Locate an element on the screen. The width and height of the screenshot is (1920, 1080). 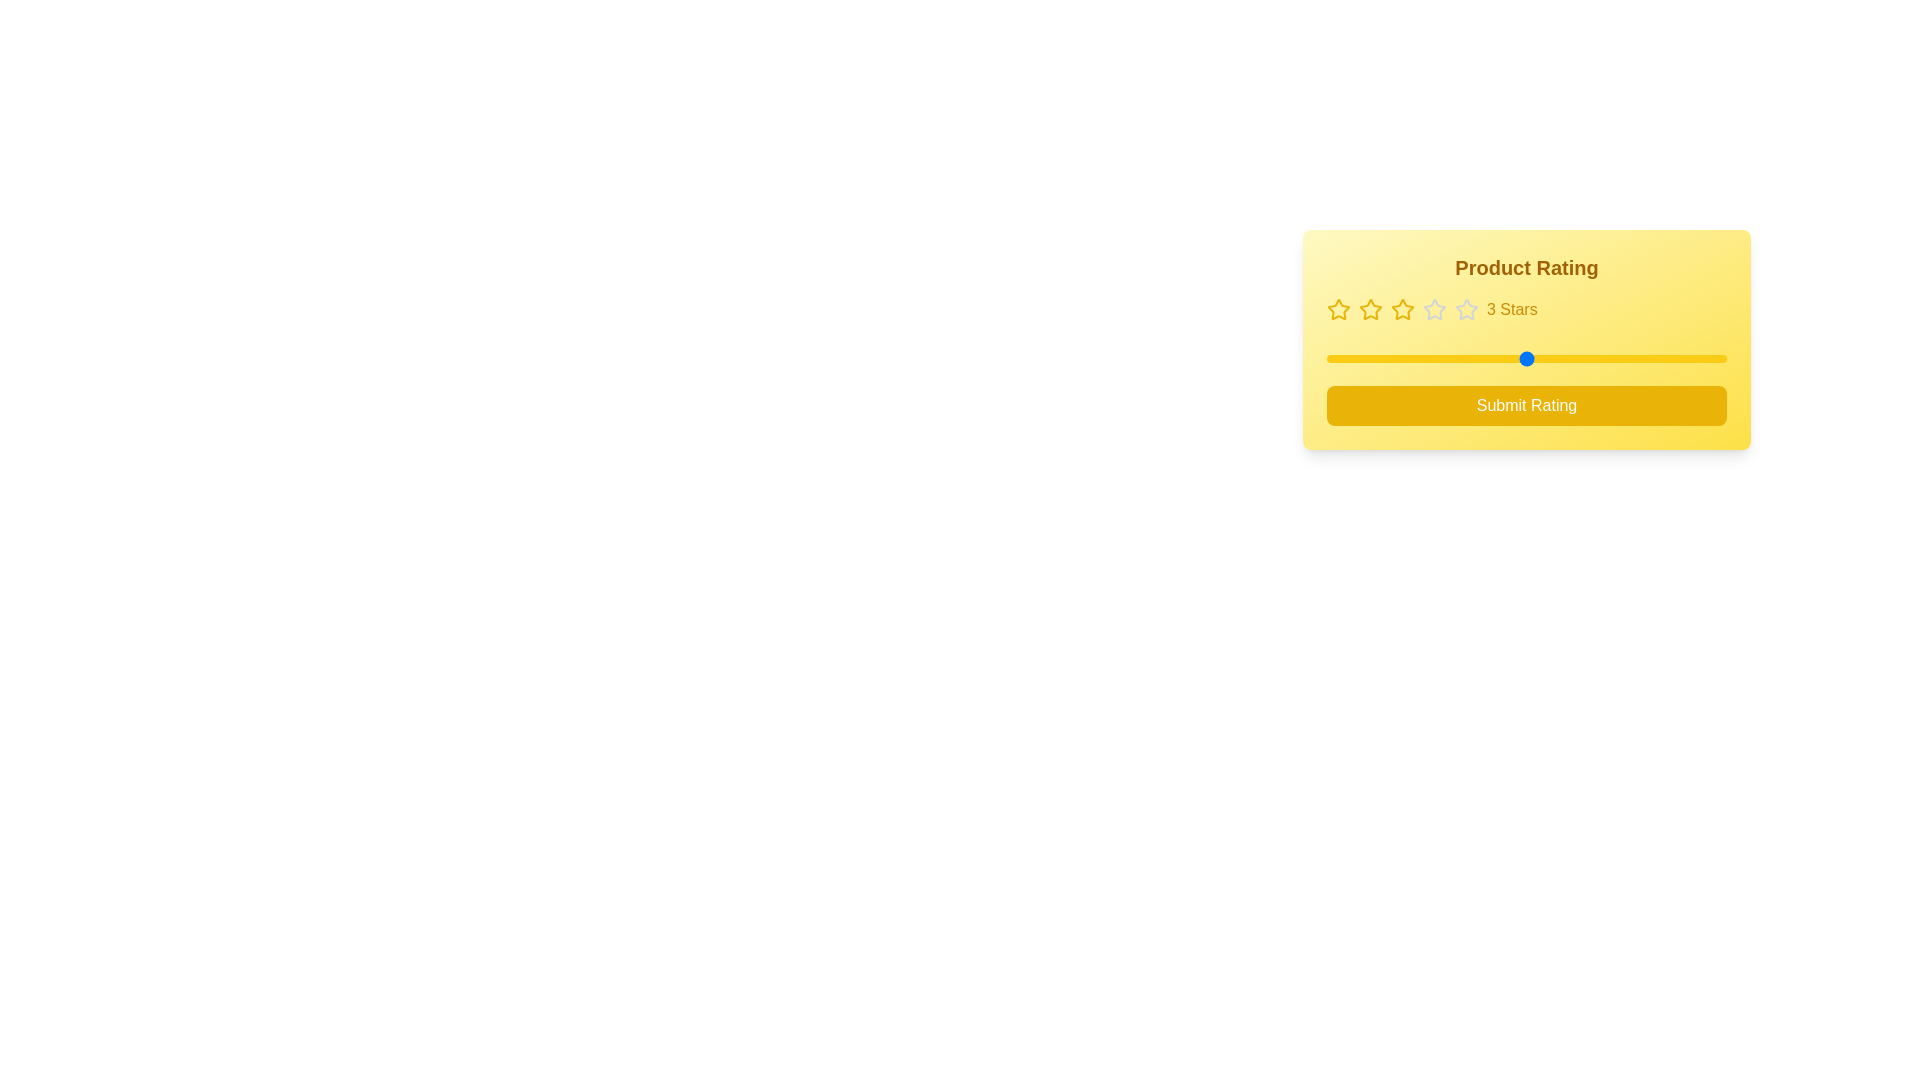
the slider is located at coordinates (1326, 357).